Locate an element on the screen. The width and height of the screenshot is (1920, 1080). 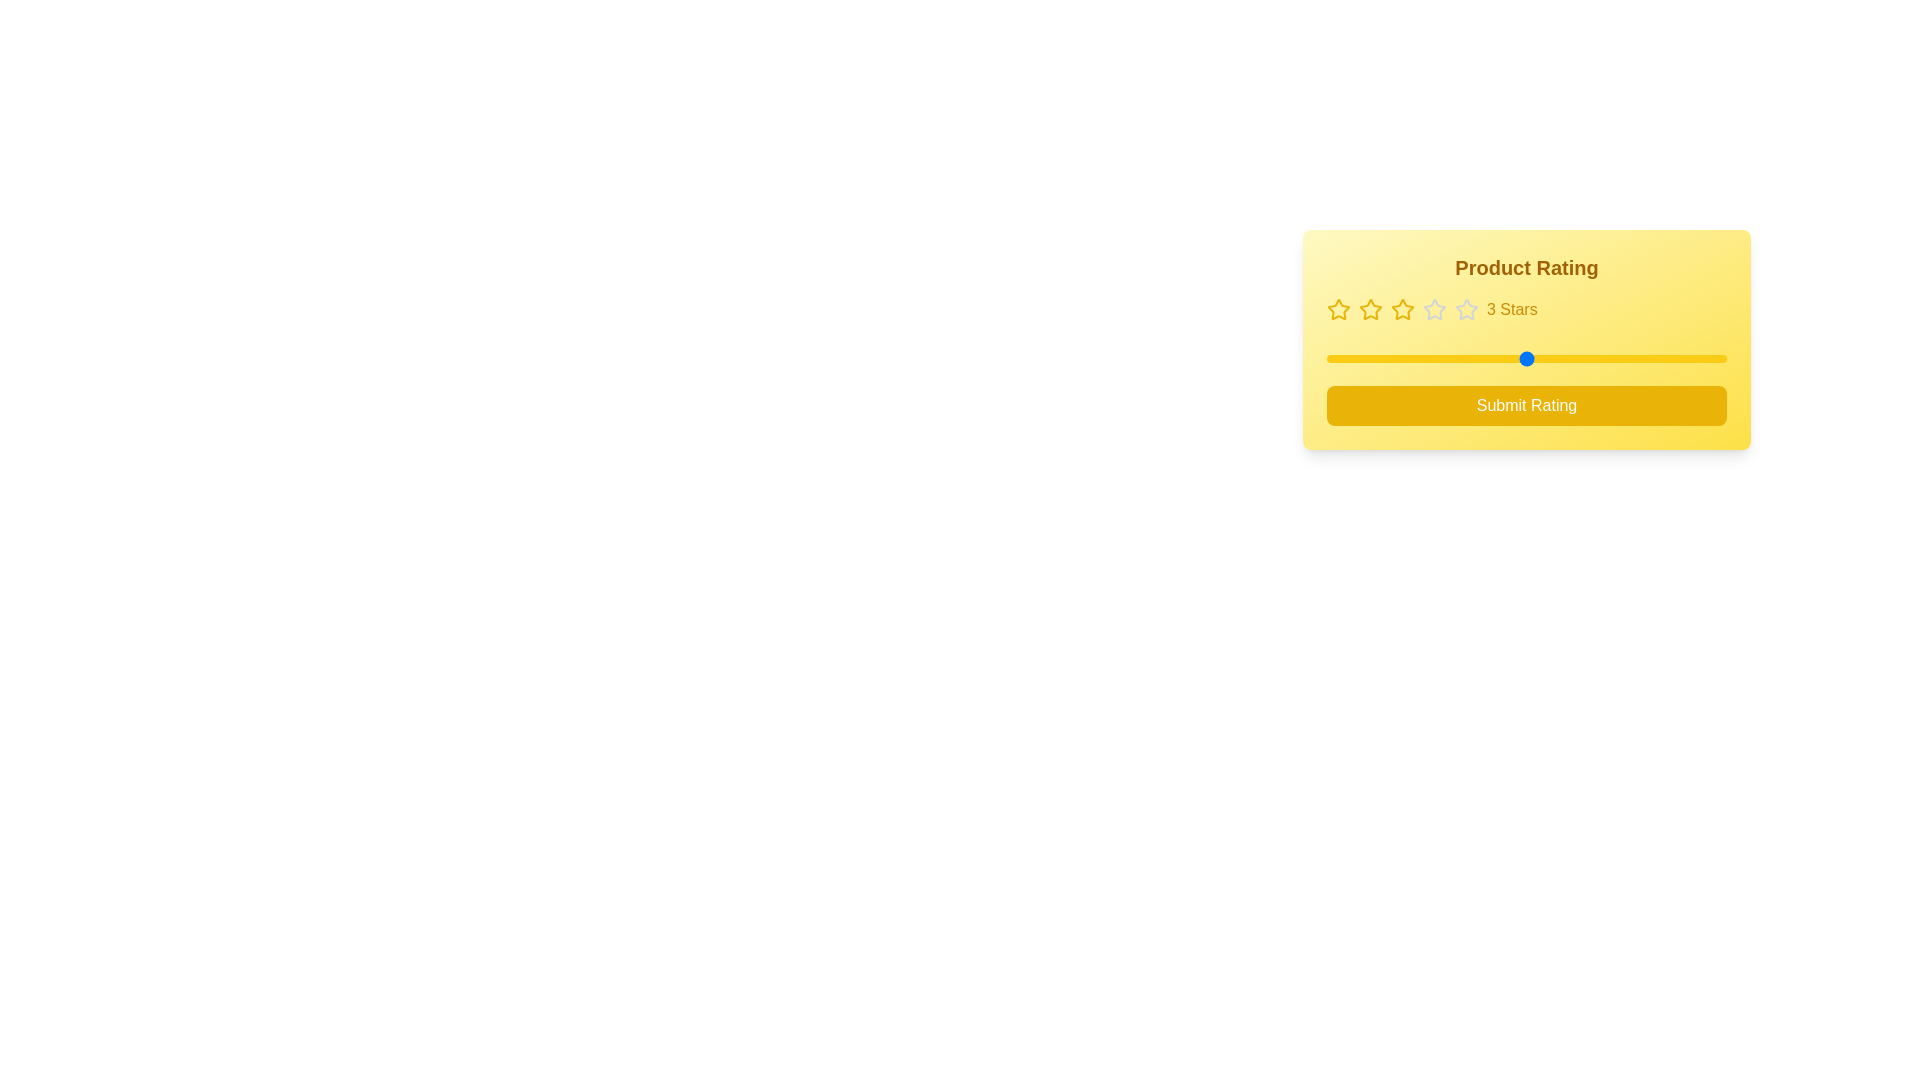
the slider is located at coordinates (1326, 357).